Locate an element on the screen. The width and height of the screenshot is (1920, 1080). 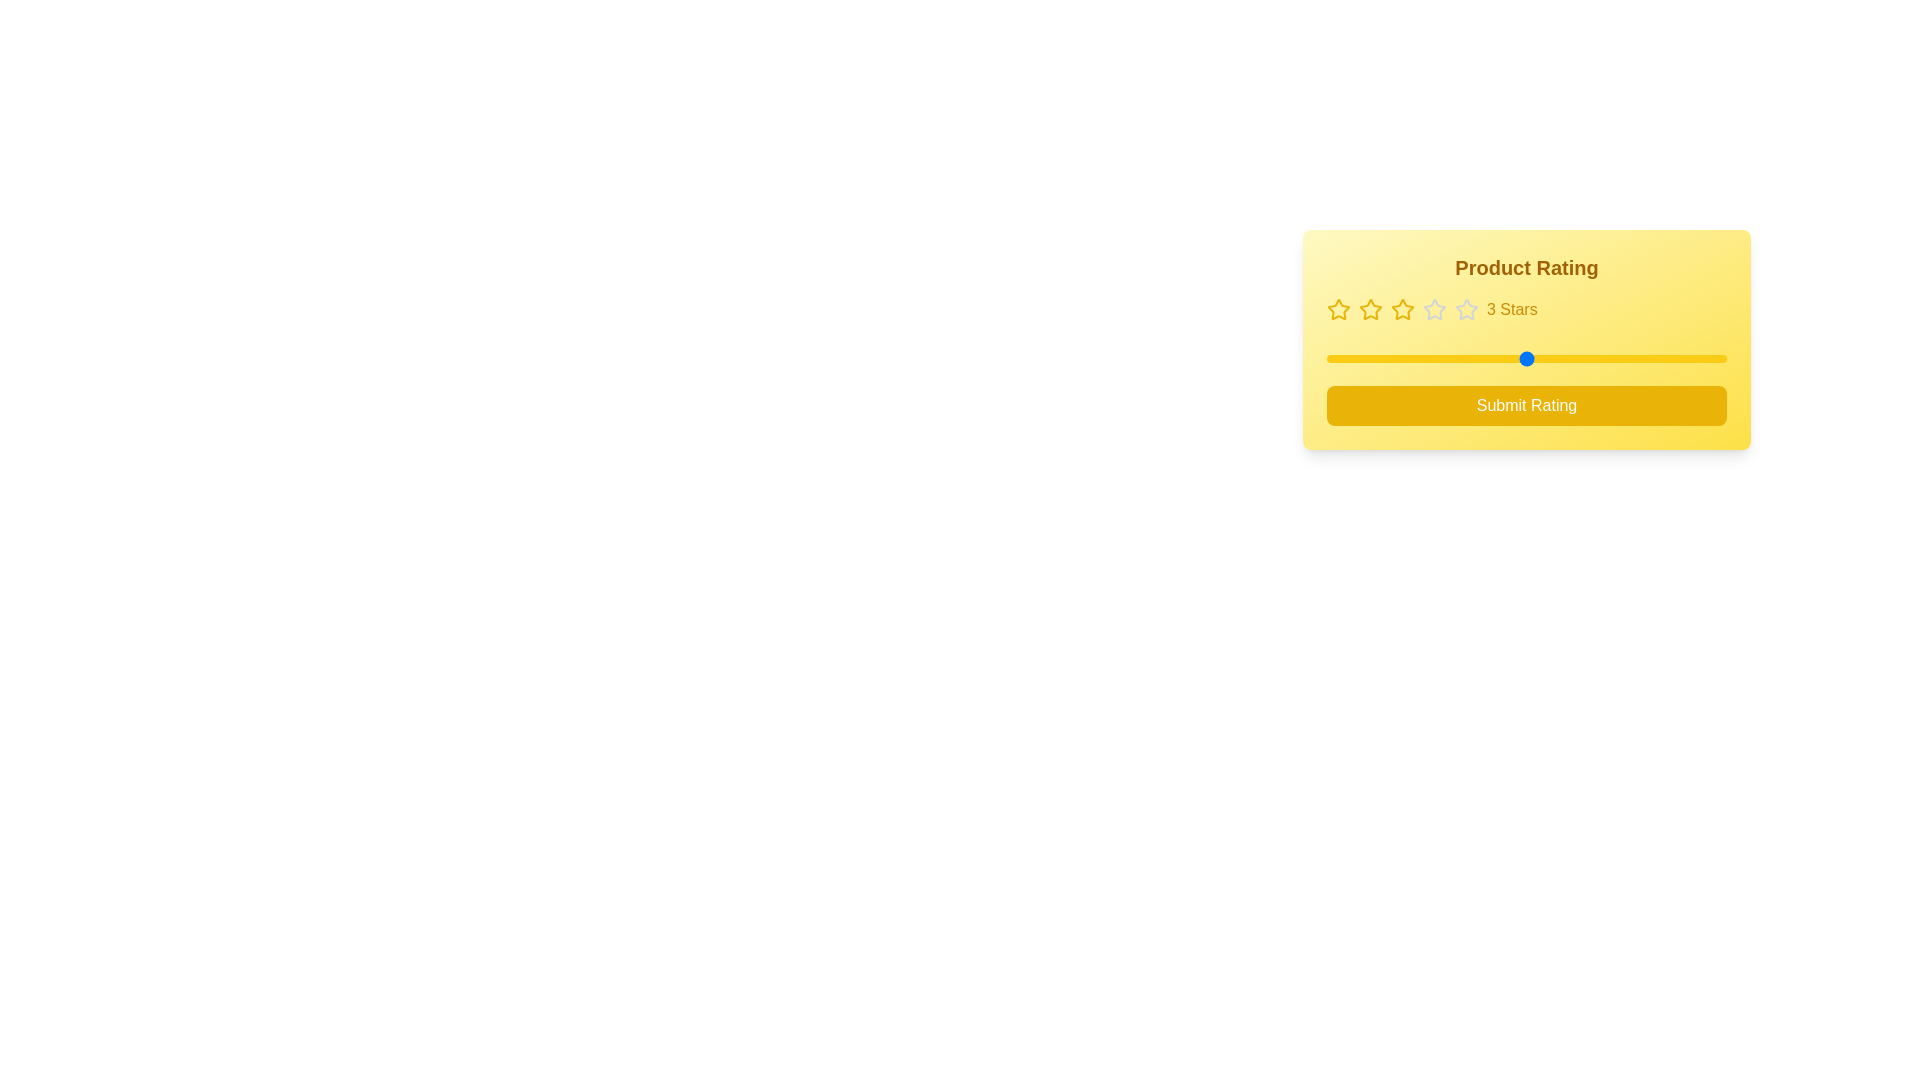
the slider is located at coordinates (1326, 357).